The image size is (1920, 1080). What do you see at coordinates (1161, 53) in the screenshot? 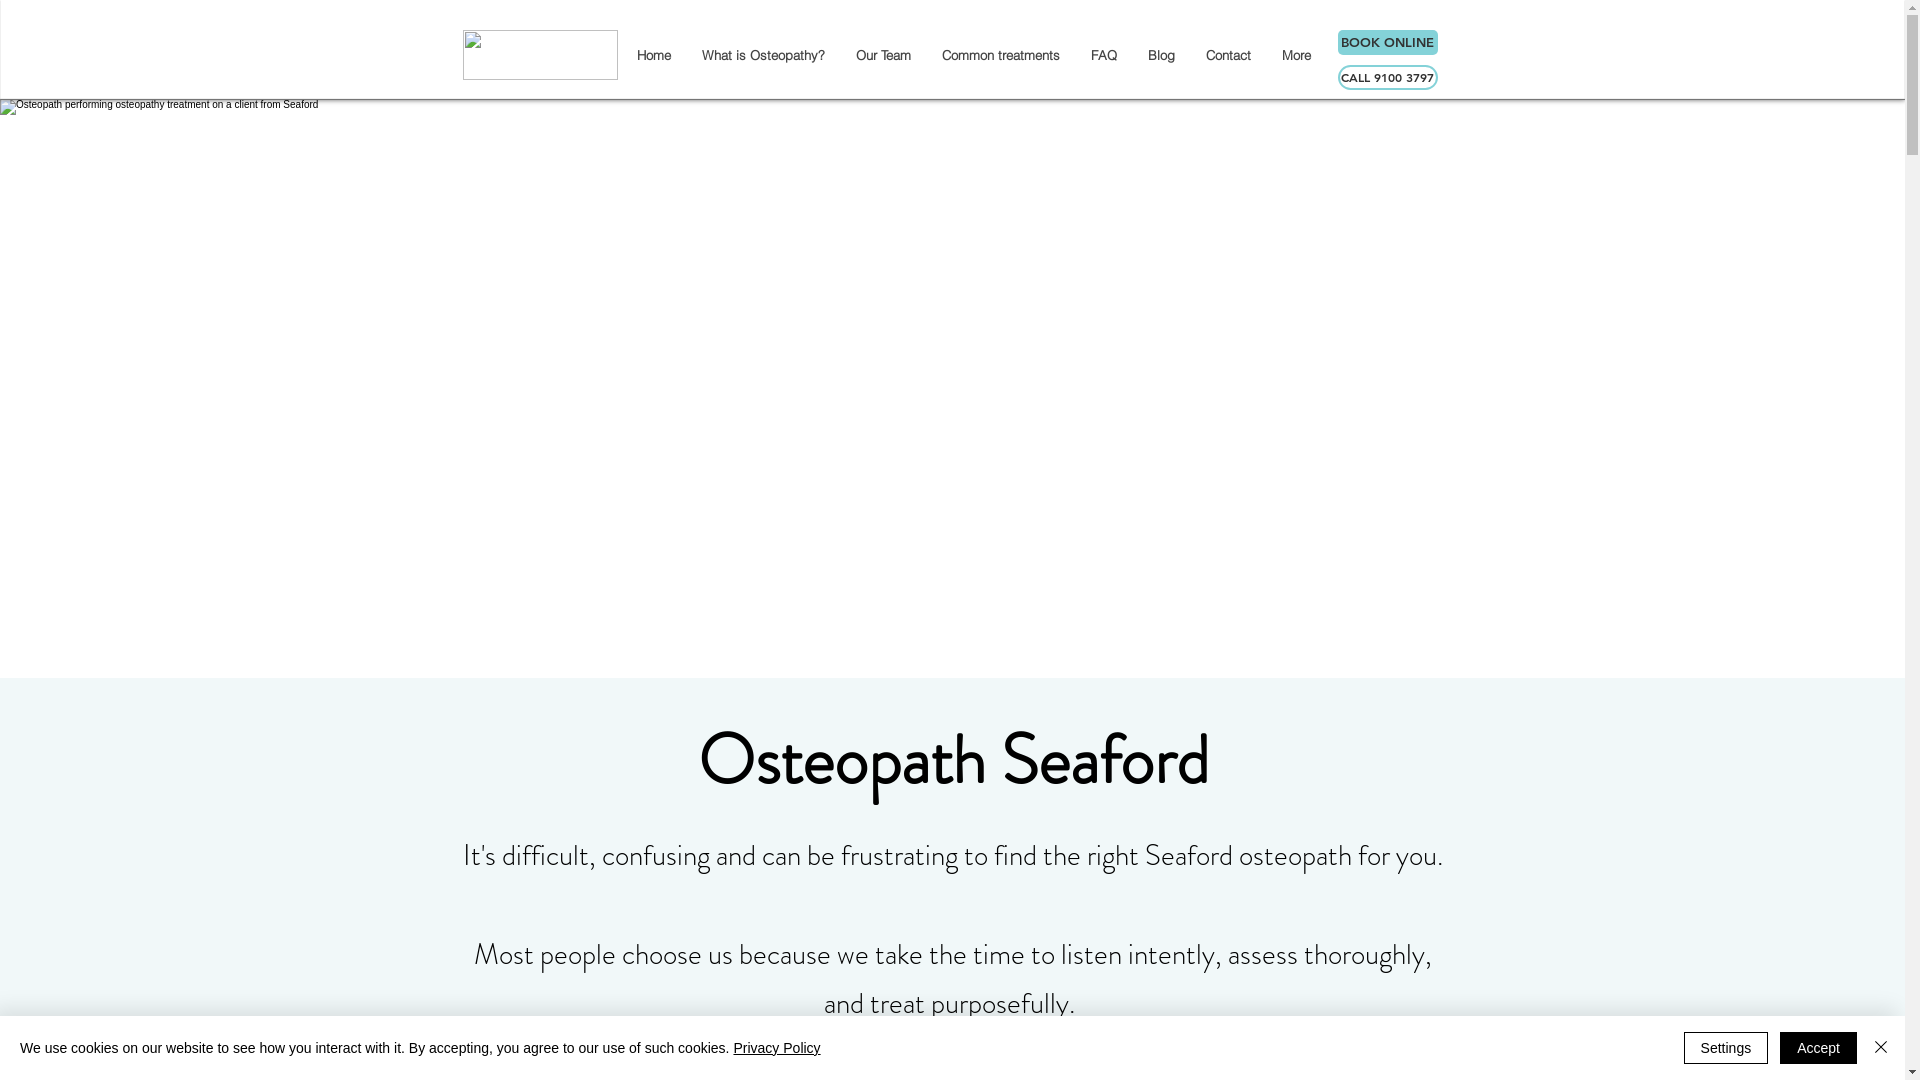
I see `'Blog'` at bounding box center [1161, 53].